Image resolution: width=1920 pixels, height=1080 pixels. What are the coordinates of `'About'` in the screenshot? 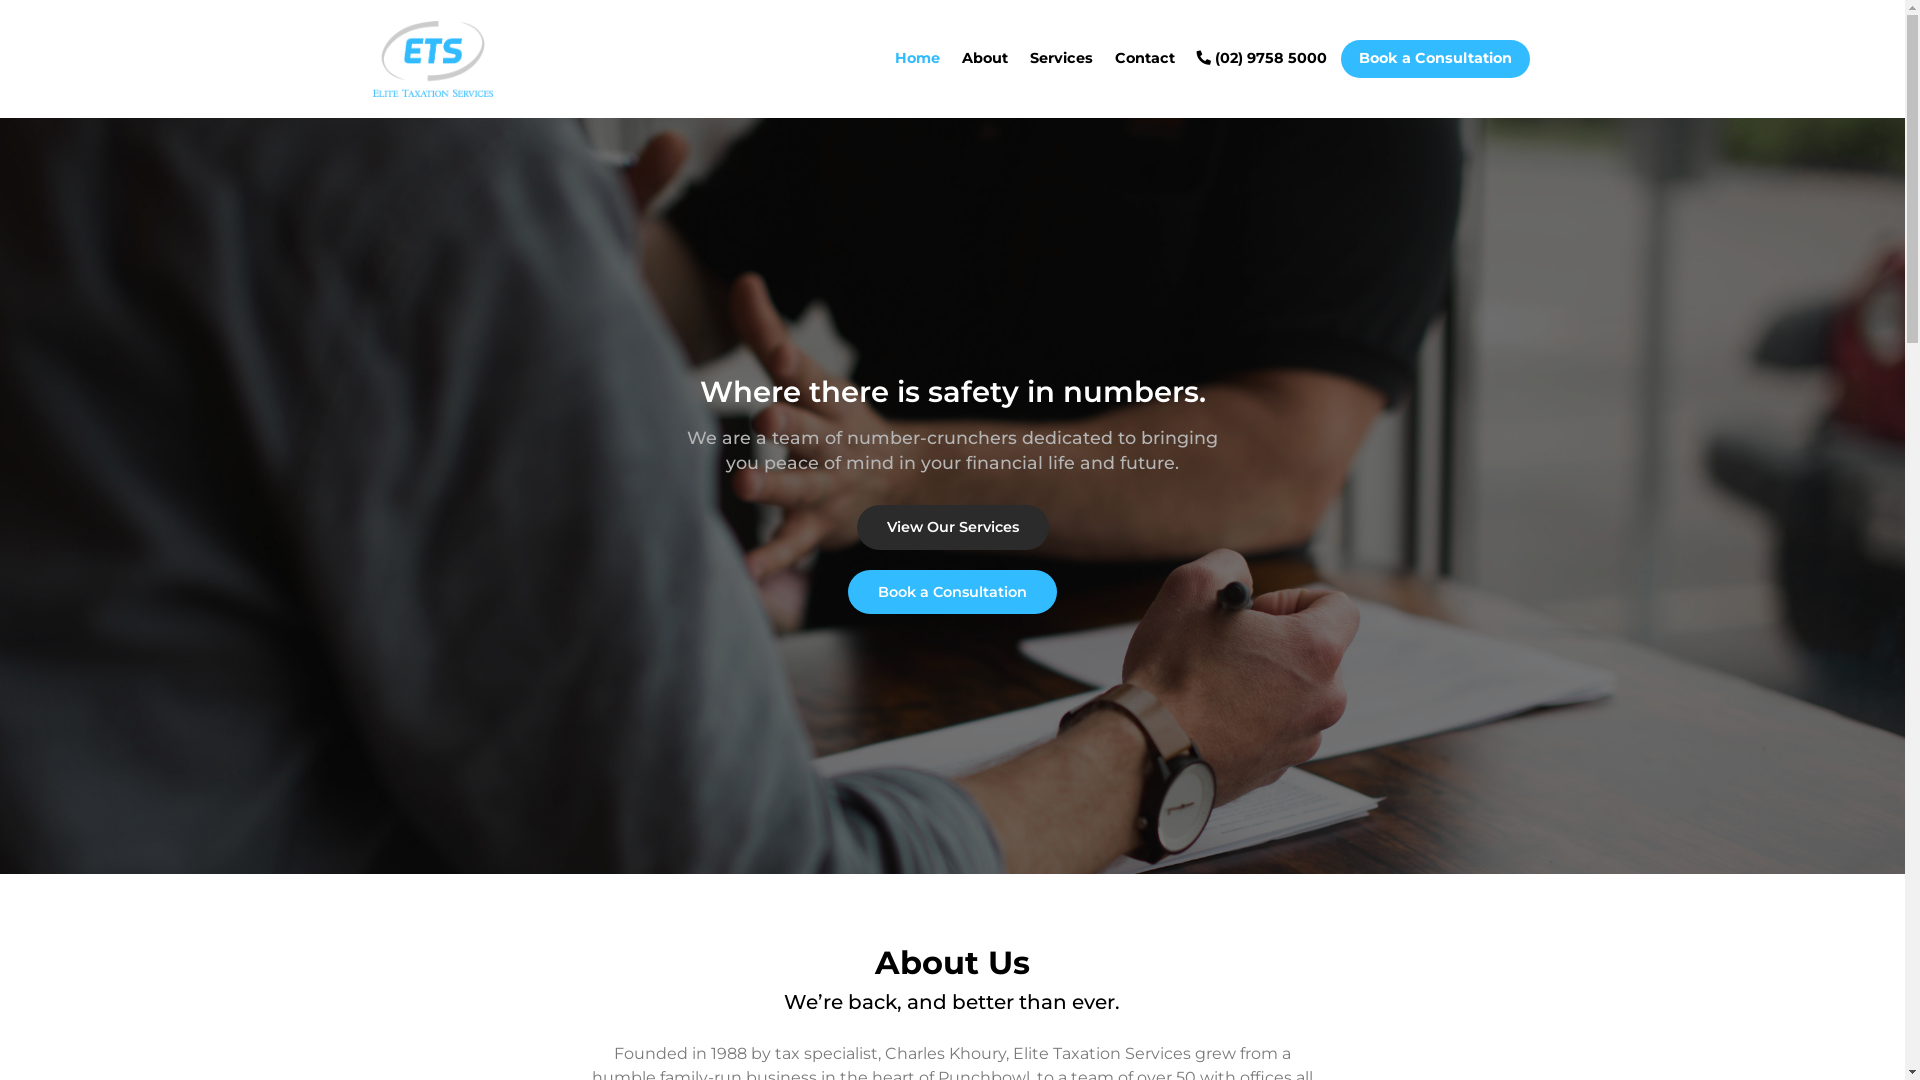 It's located at (984, 57).